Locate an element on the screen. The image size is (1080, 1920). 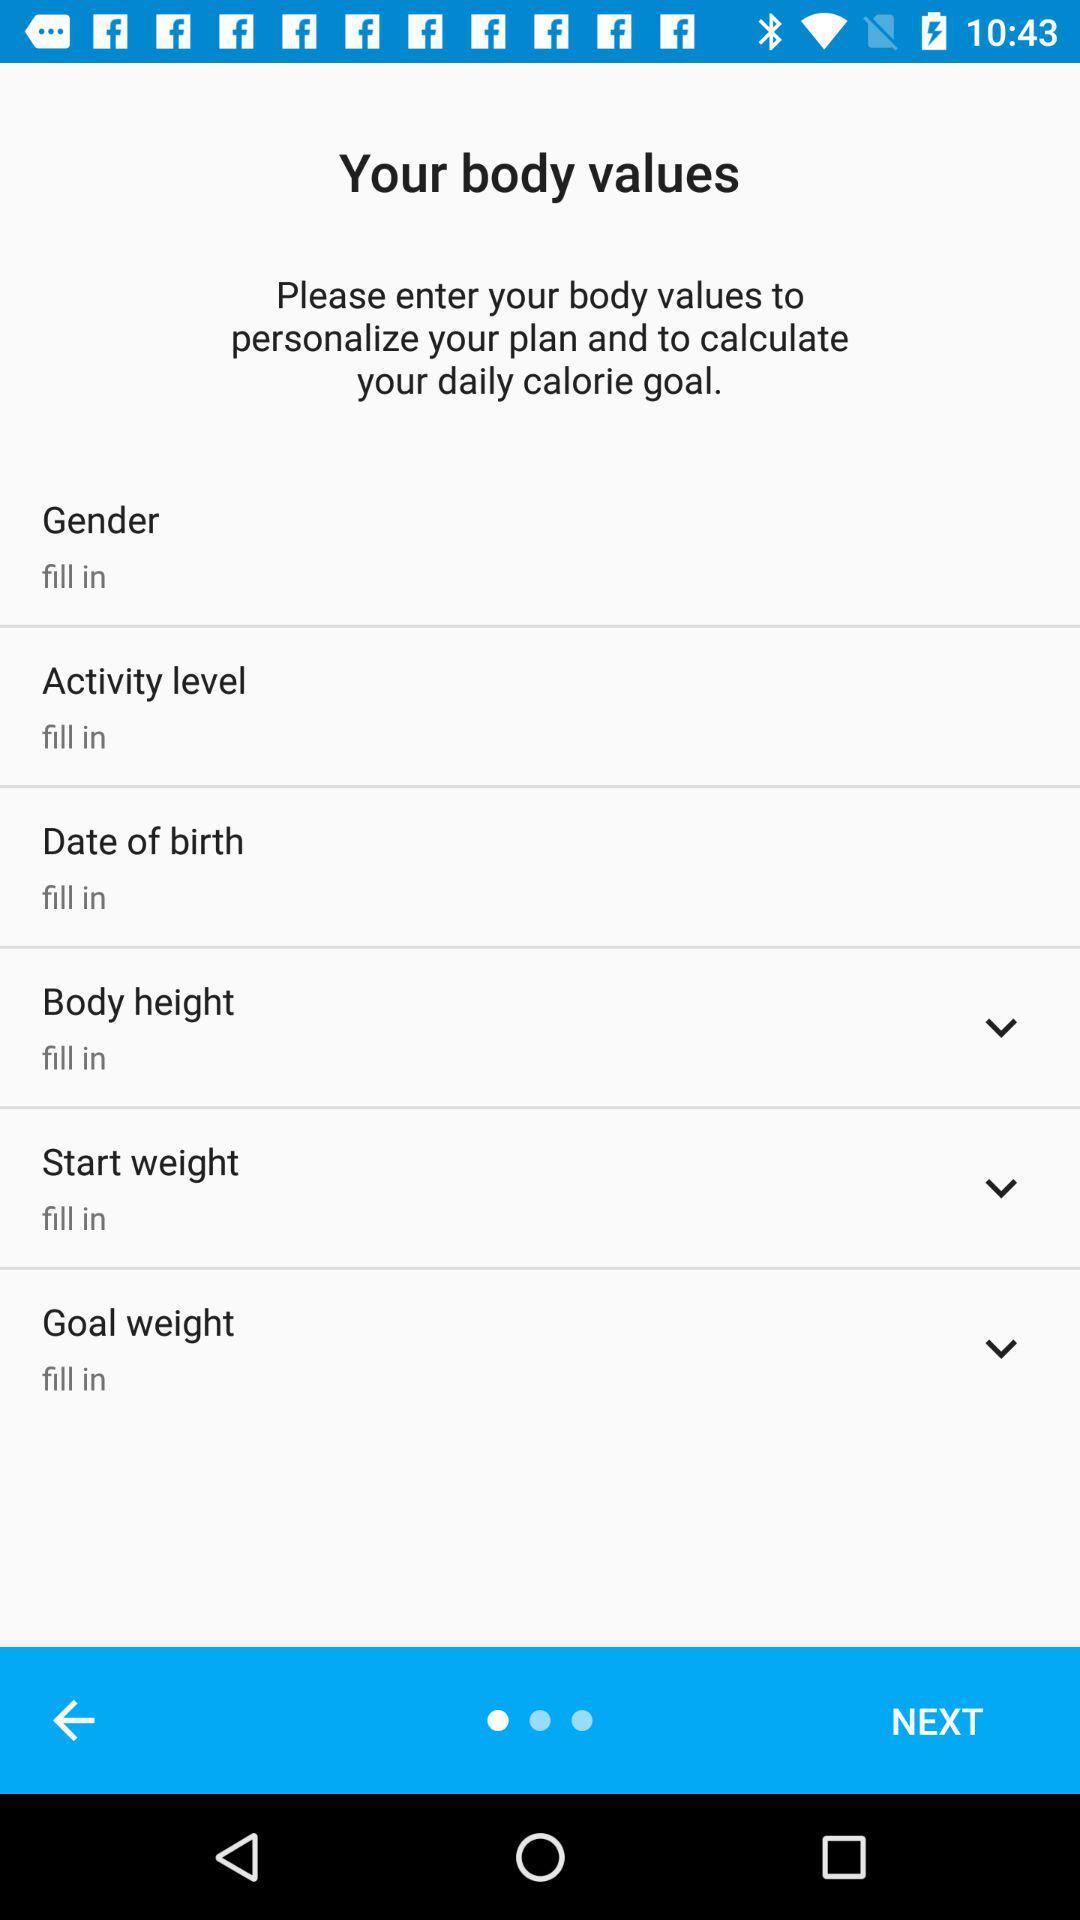
expand is located at coordinates (1001, 1348).